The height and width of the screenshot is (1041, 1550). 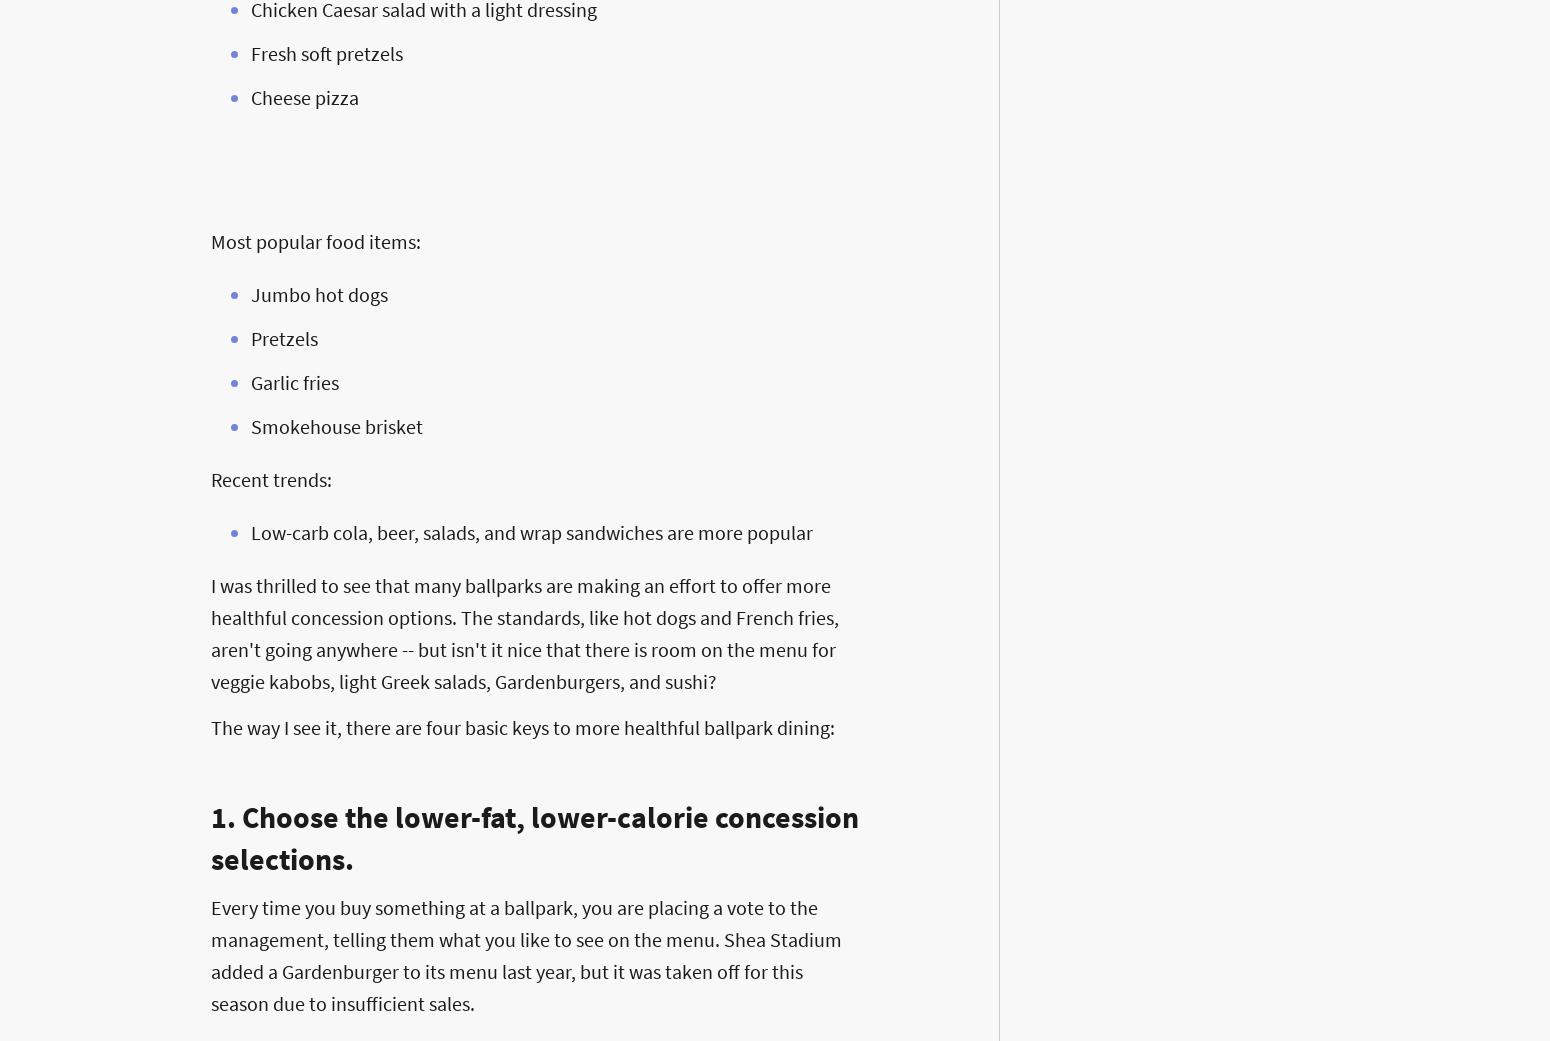 I want to click on 'I was thrilled to see that many ballparks are making an effort to offer more healthful concession options. The standards, like hot dogs and French fries, aren't going anywhere -- but isn't it nice that there is room on the menu for veggie kabobs, light Greek salads, Gardenburgers, and sushi?', so click(x=523, y=632).